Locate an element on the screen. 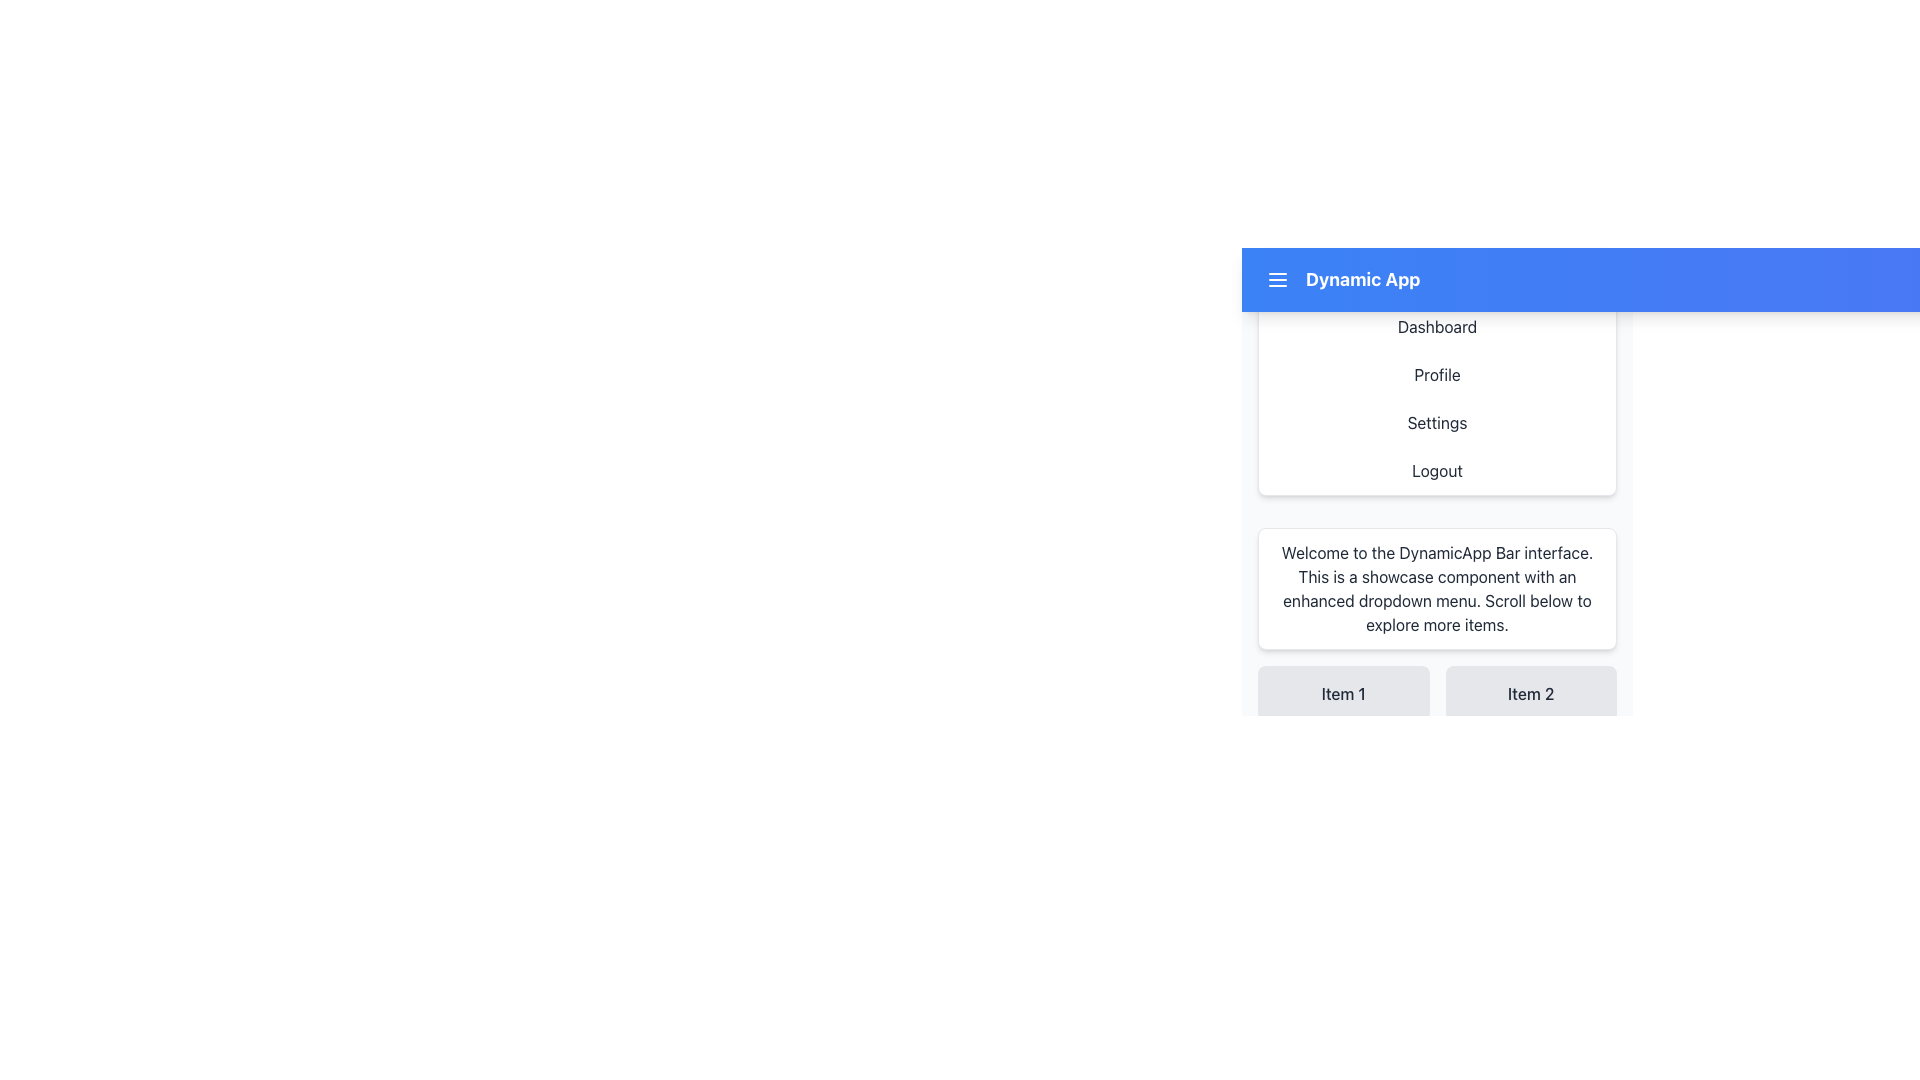 The width and height of the screenshot is (1920, 1080). the Static Text Label reading 'Dynamic App' which is styled in bold white text on a blue rectangular background, located in the top navigation bar is located at coordinates (1362, 280).